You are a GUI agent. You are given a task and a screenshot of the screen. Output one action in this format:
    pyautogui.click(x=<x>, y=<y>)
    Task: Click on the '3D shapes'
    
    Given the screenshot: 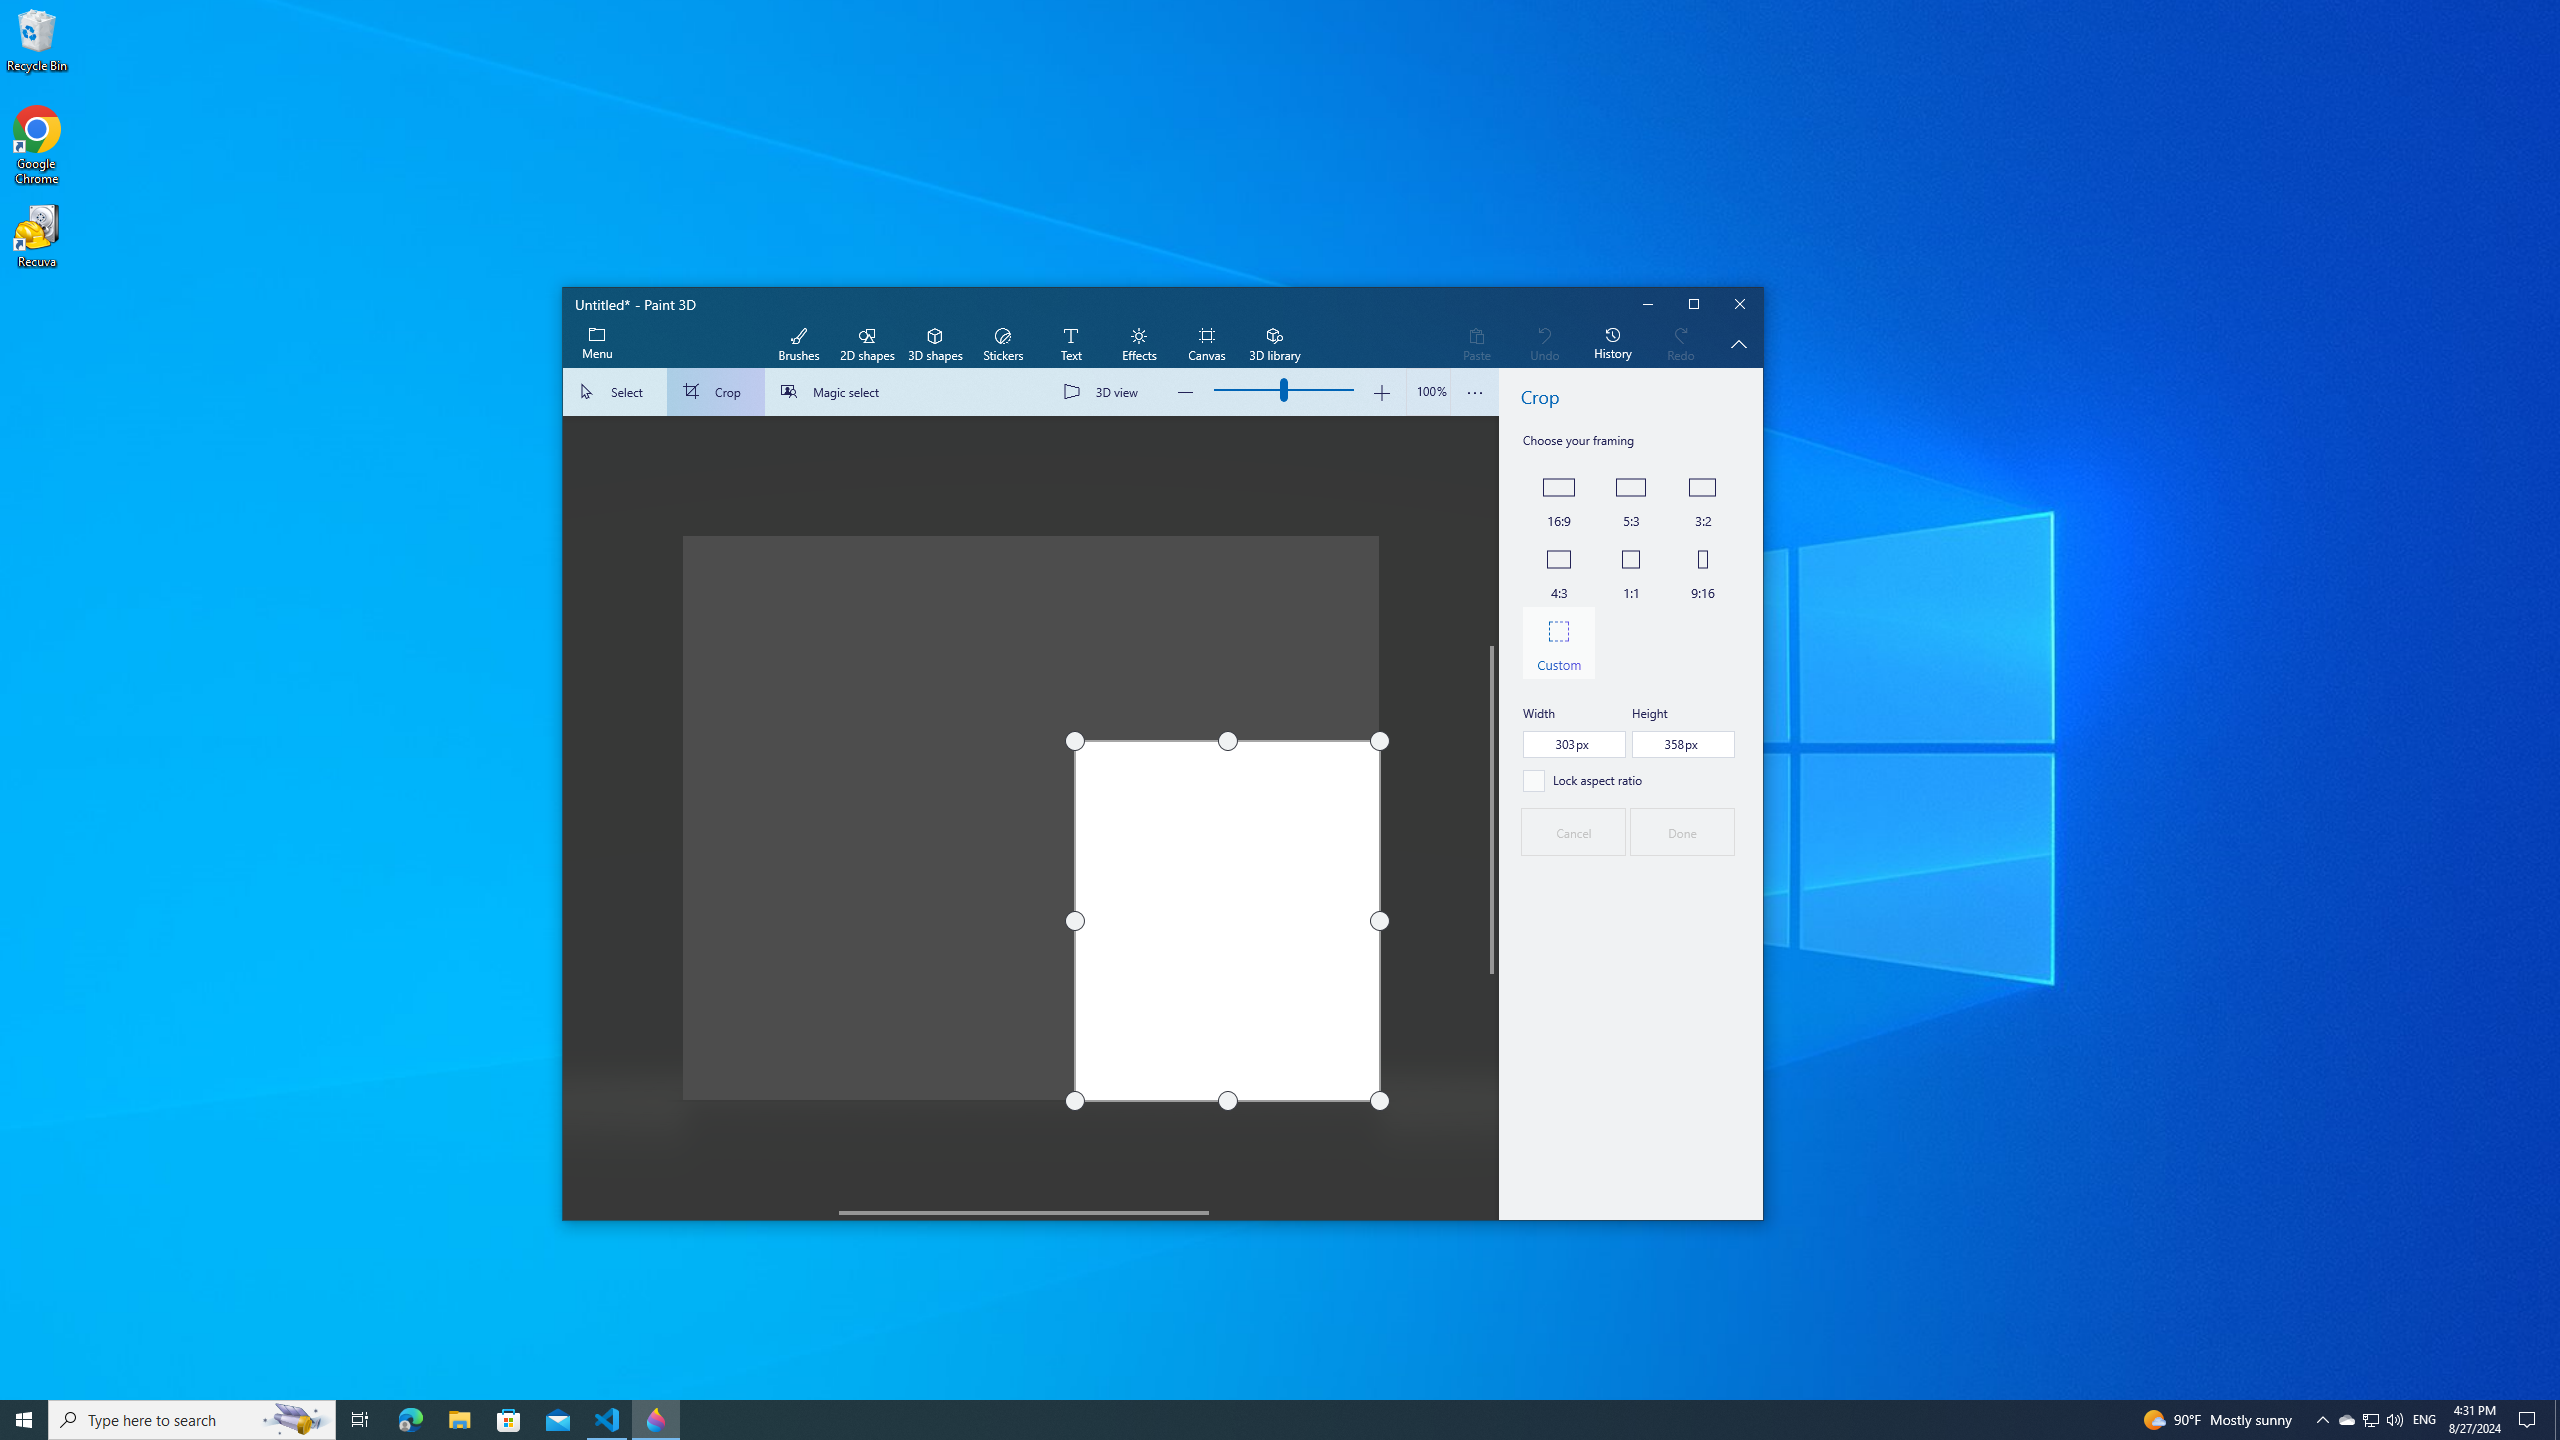 What is the action you would take?
    pyautogui.click(x=934, y=344)
    